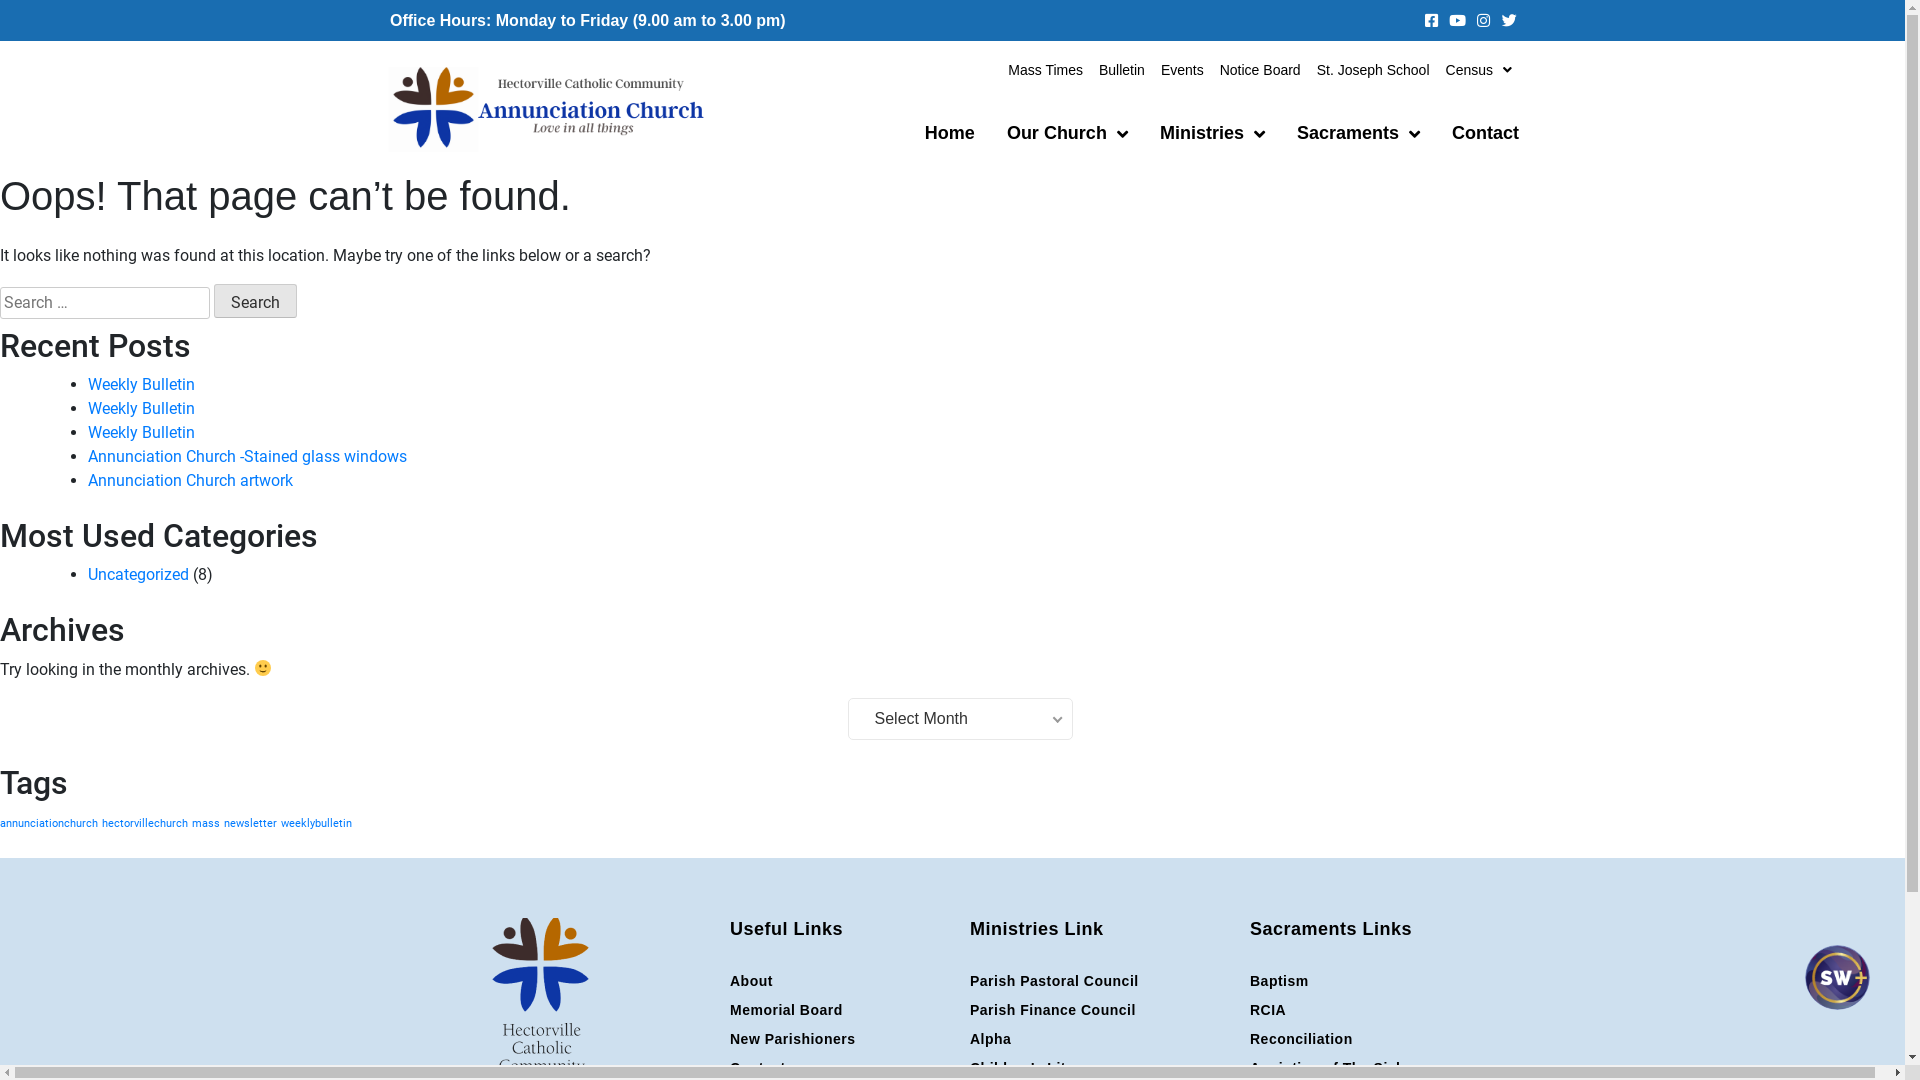 This screenshot has width=1920, height=1080. Describe the element at coordinates (1122, 68) in the screenshot. I see `'Bulletin'` at that location.